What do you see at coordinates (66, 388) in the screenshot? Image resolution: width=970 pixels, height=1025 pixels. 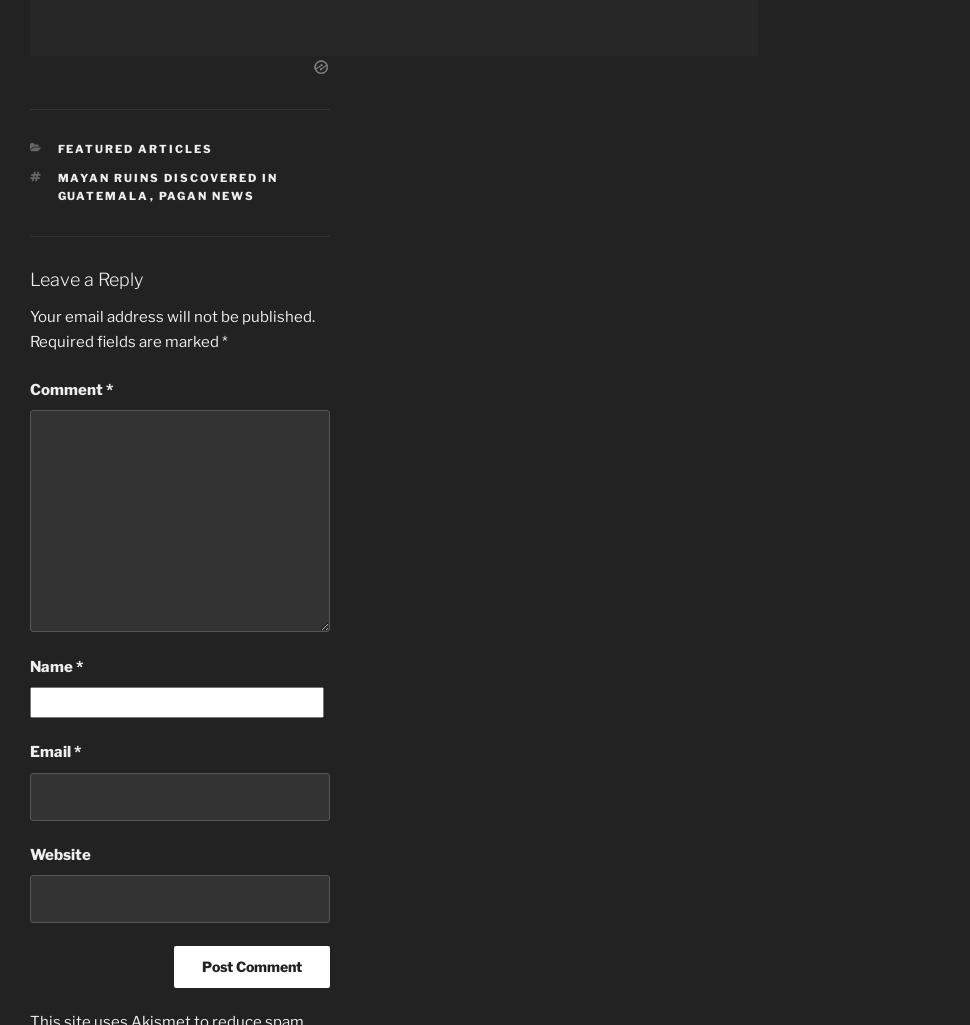 I see `'Comment'` at bounding box center [66, 388].